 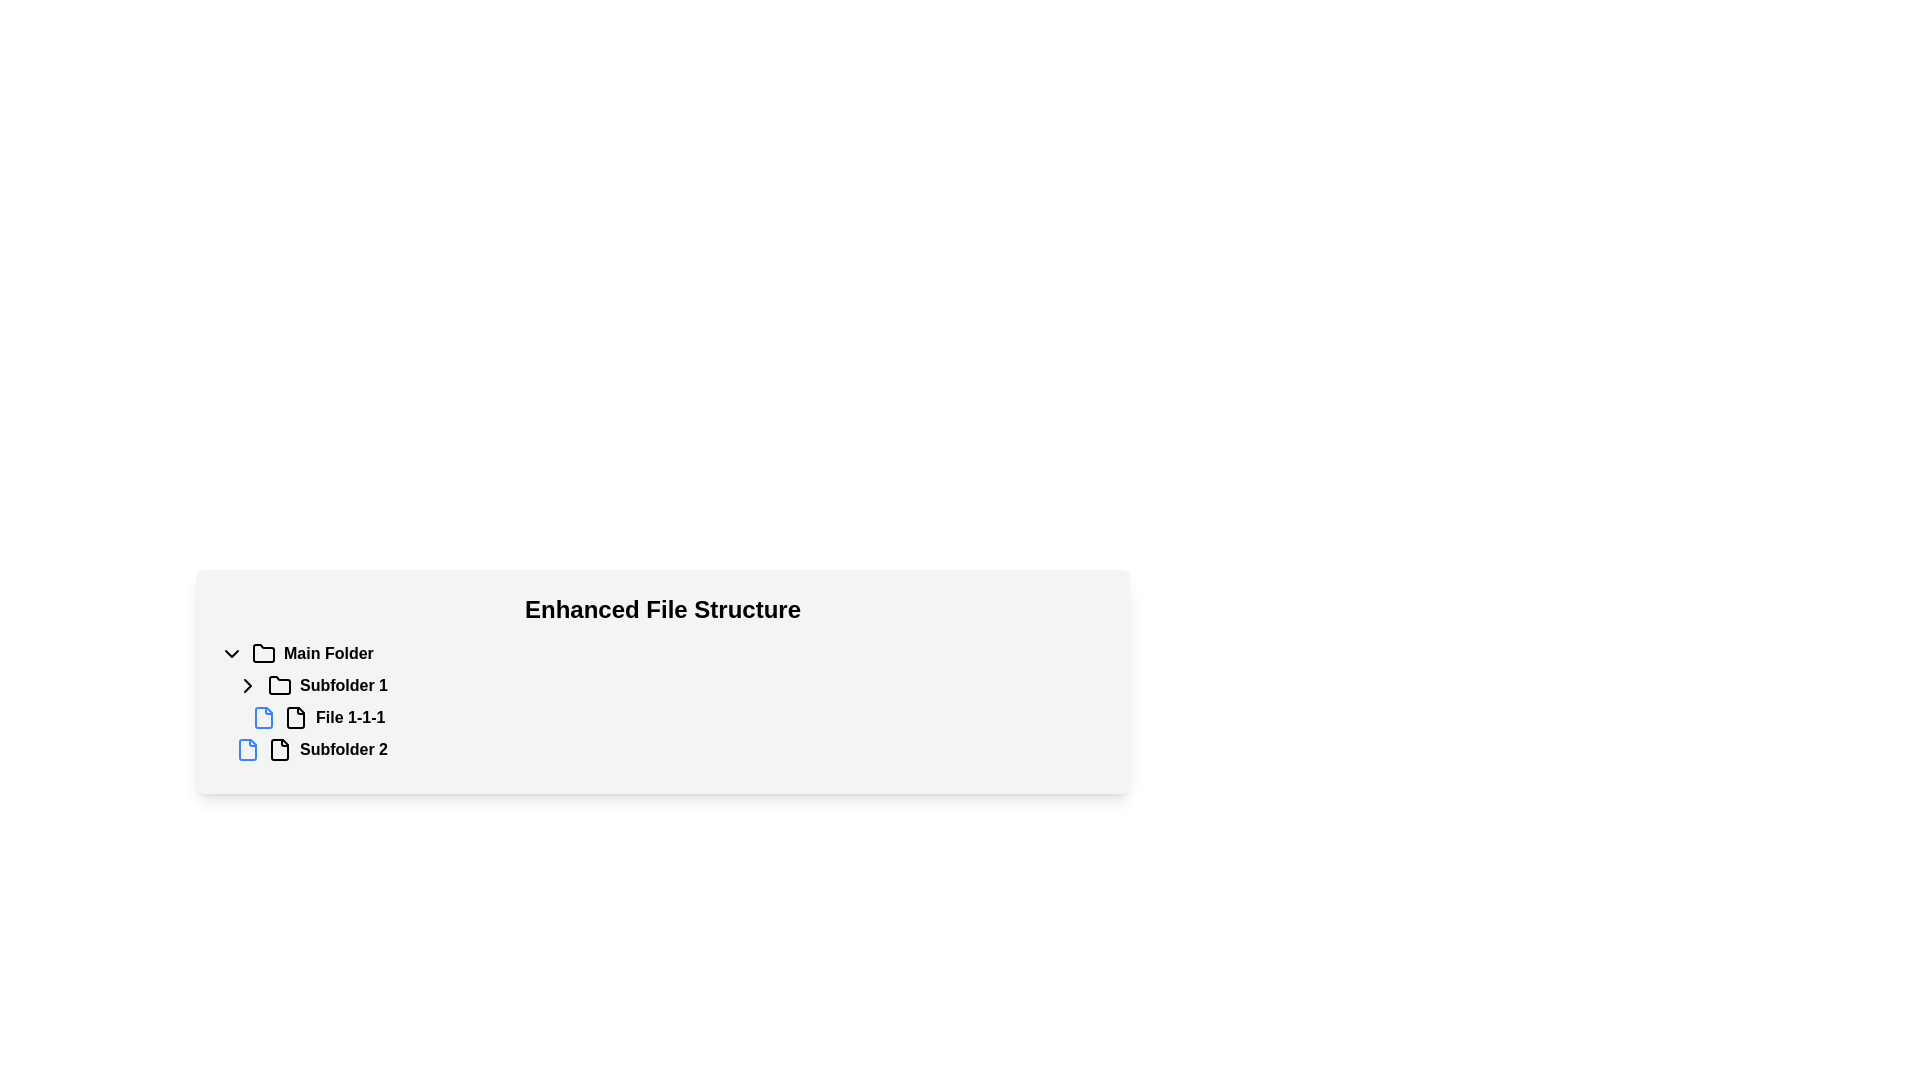 I want to click on the bold text label displaying 'Subfolder 1' to trigger the underline effect, so click(x=344, y=685).